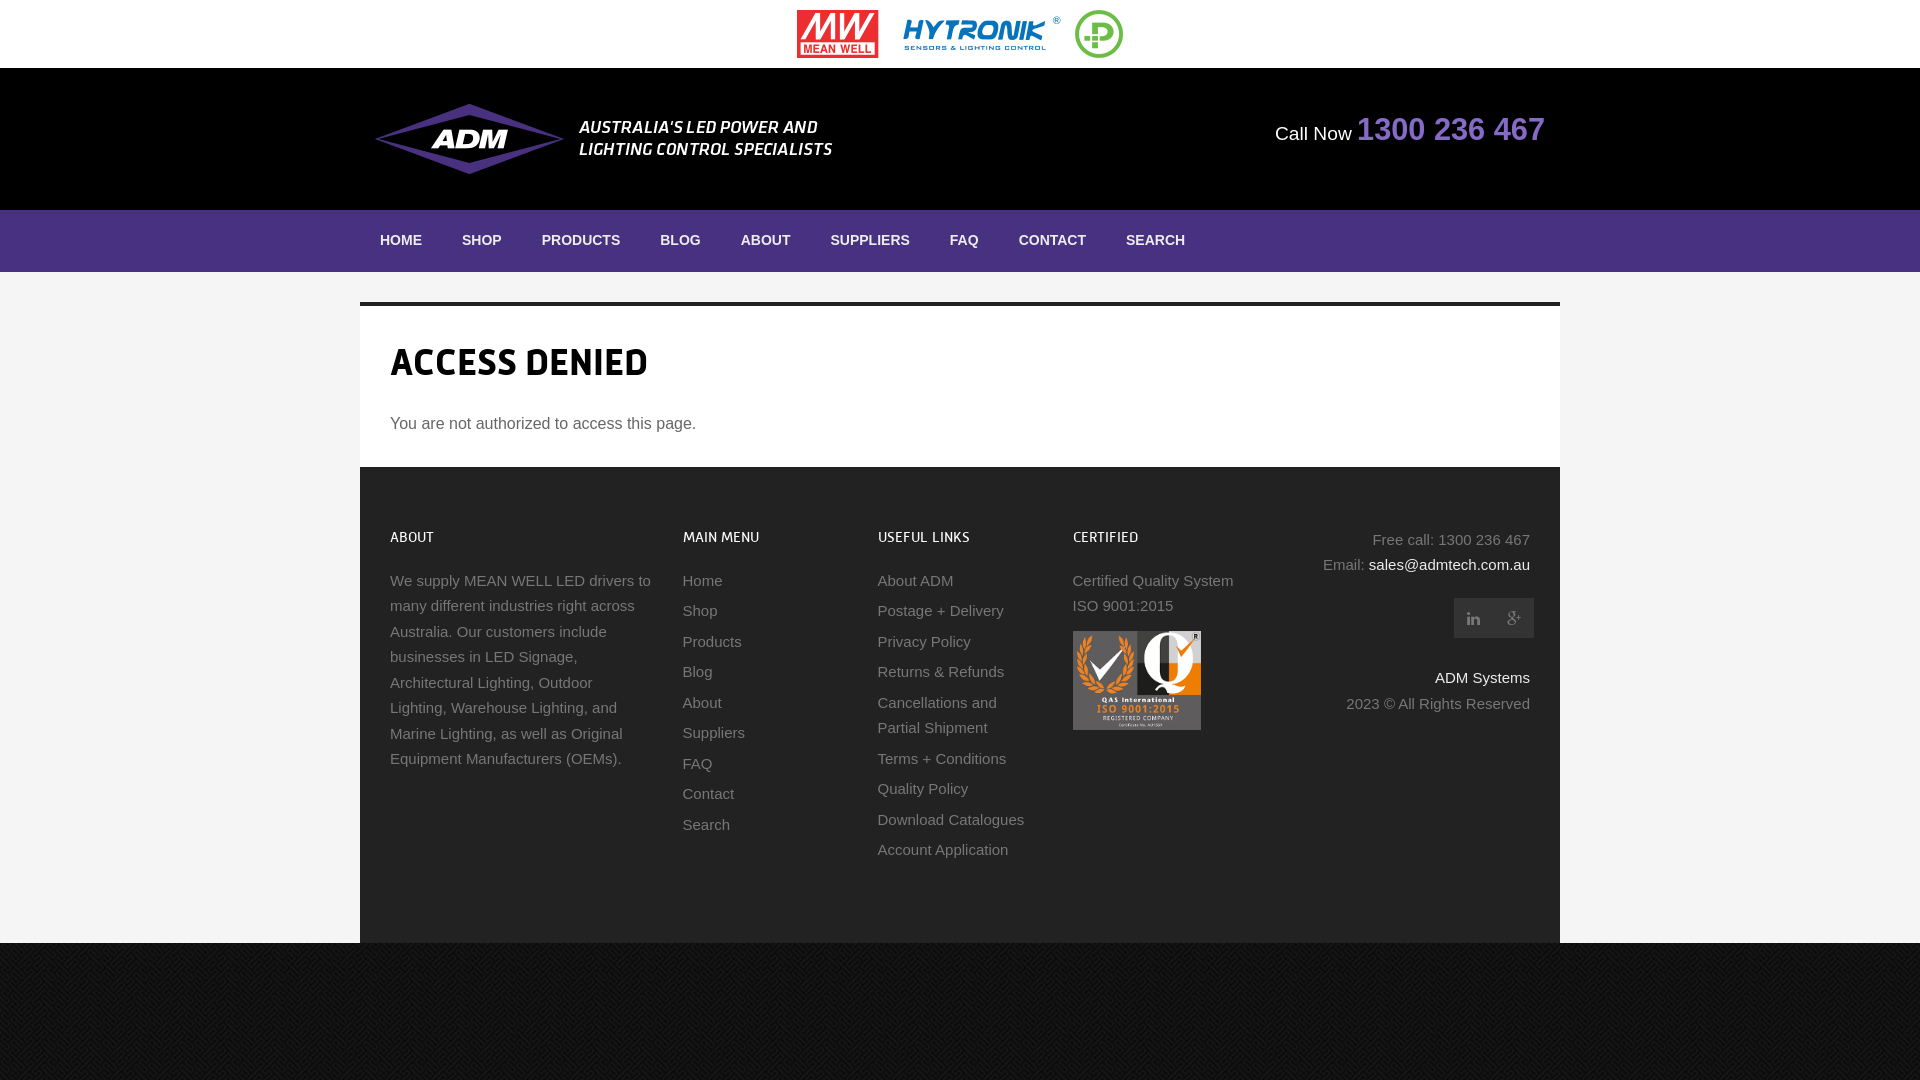 Image resolution: width=1920 pixels, height=1080 pixels. What do you see at coordinates (964, 239) in the screenshot?
I see `'FAQ'` at bounding box center [964, 239].